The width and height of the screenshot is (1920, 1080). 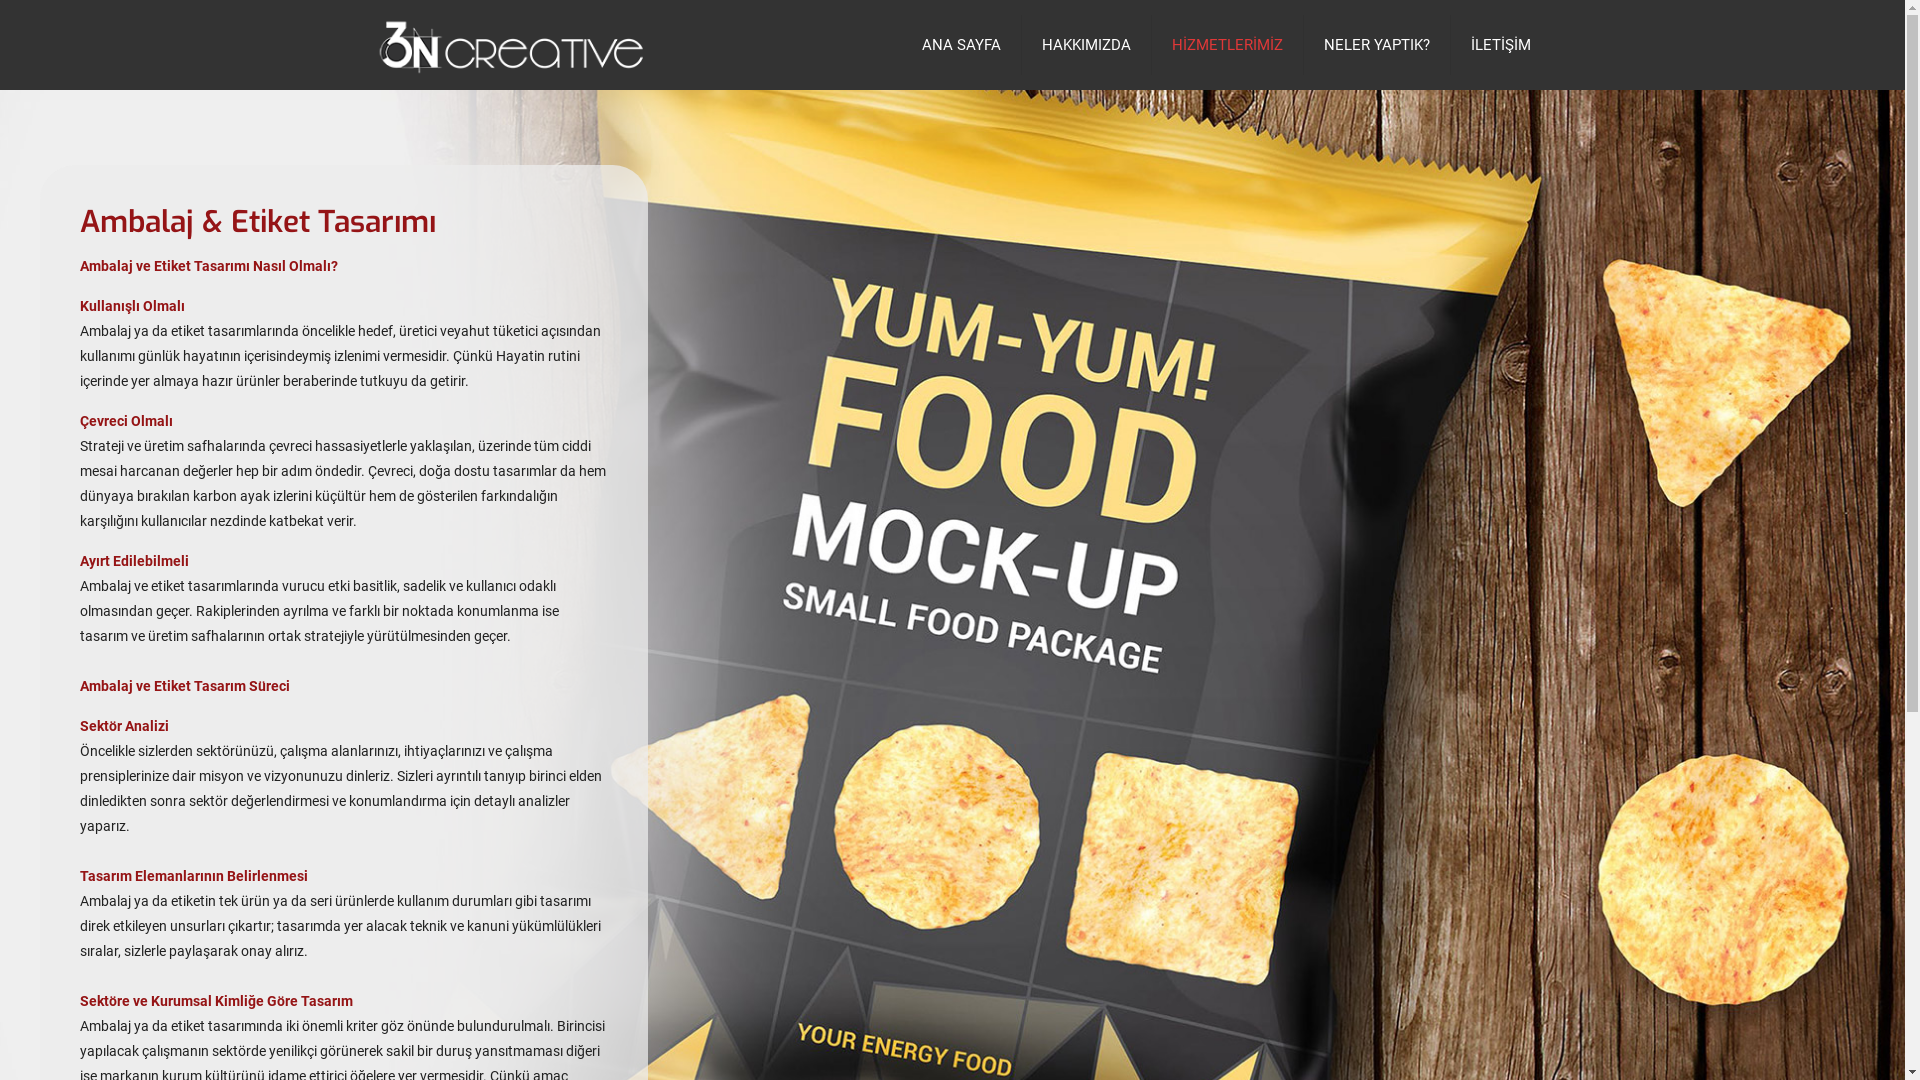 What do you see at coordinates (961, 45) in the screenshot?
I see `'ANA SAYFA'` at bounding box center [961, 45].